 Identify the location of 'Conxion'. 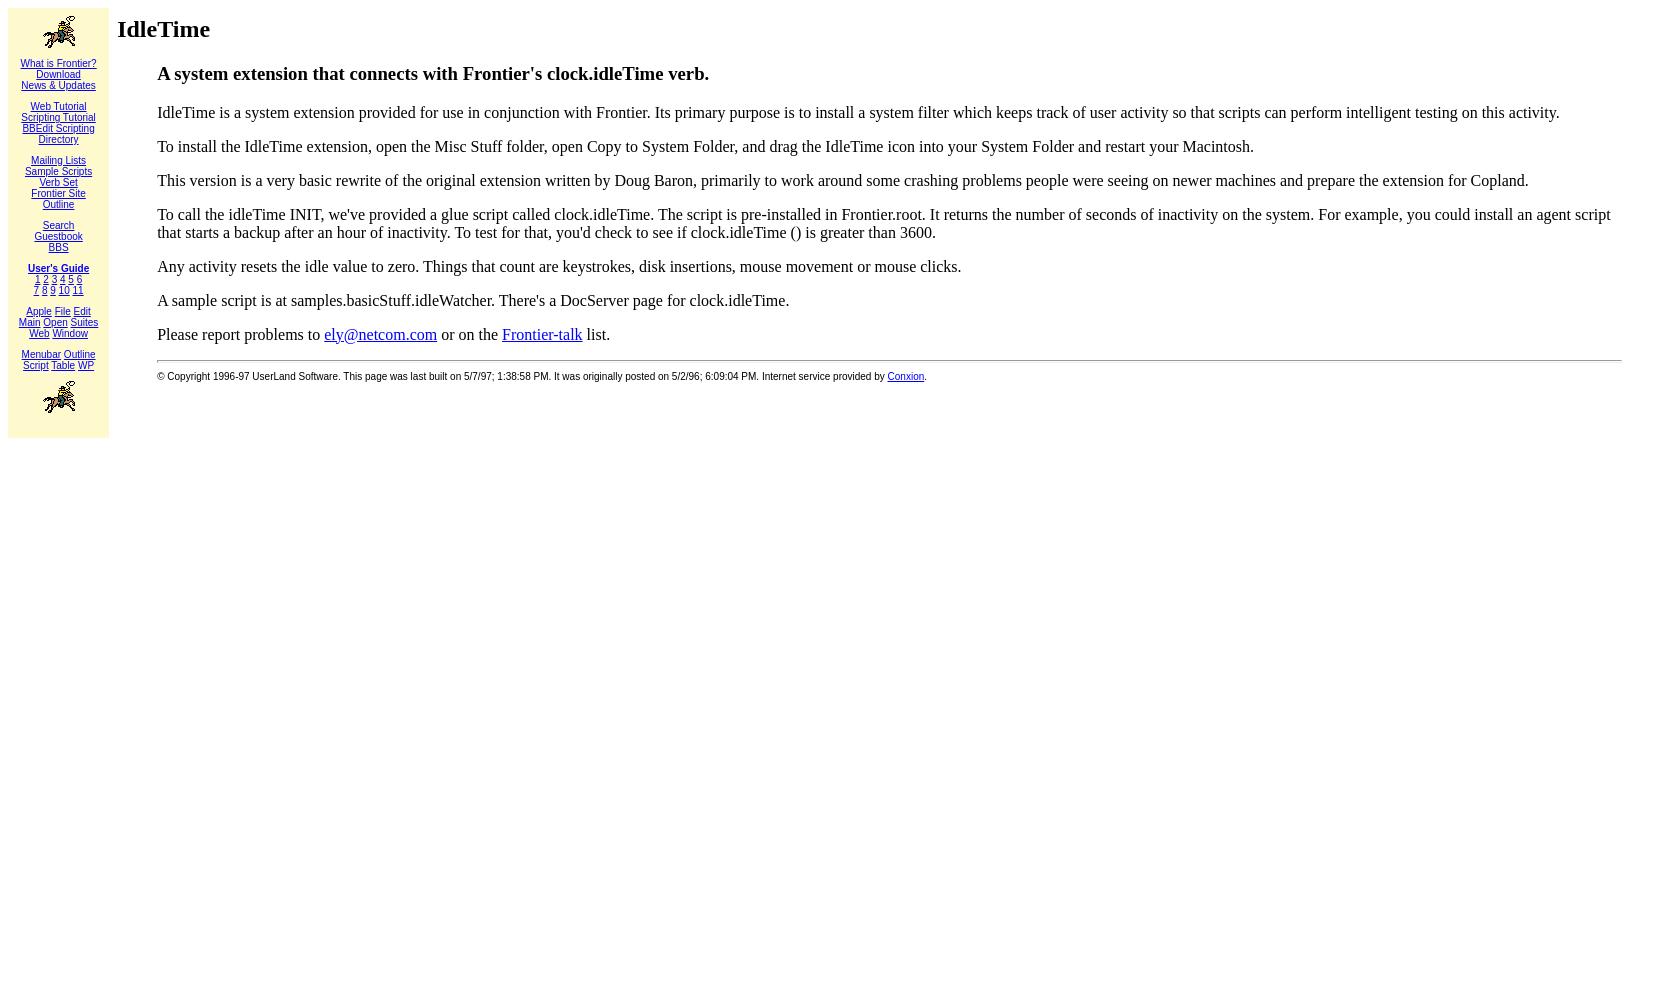
(905, 375).